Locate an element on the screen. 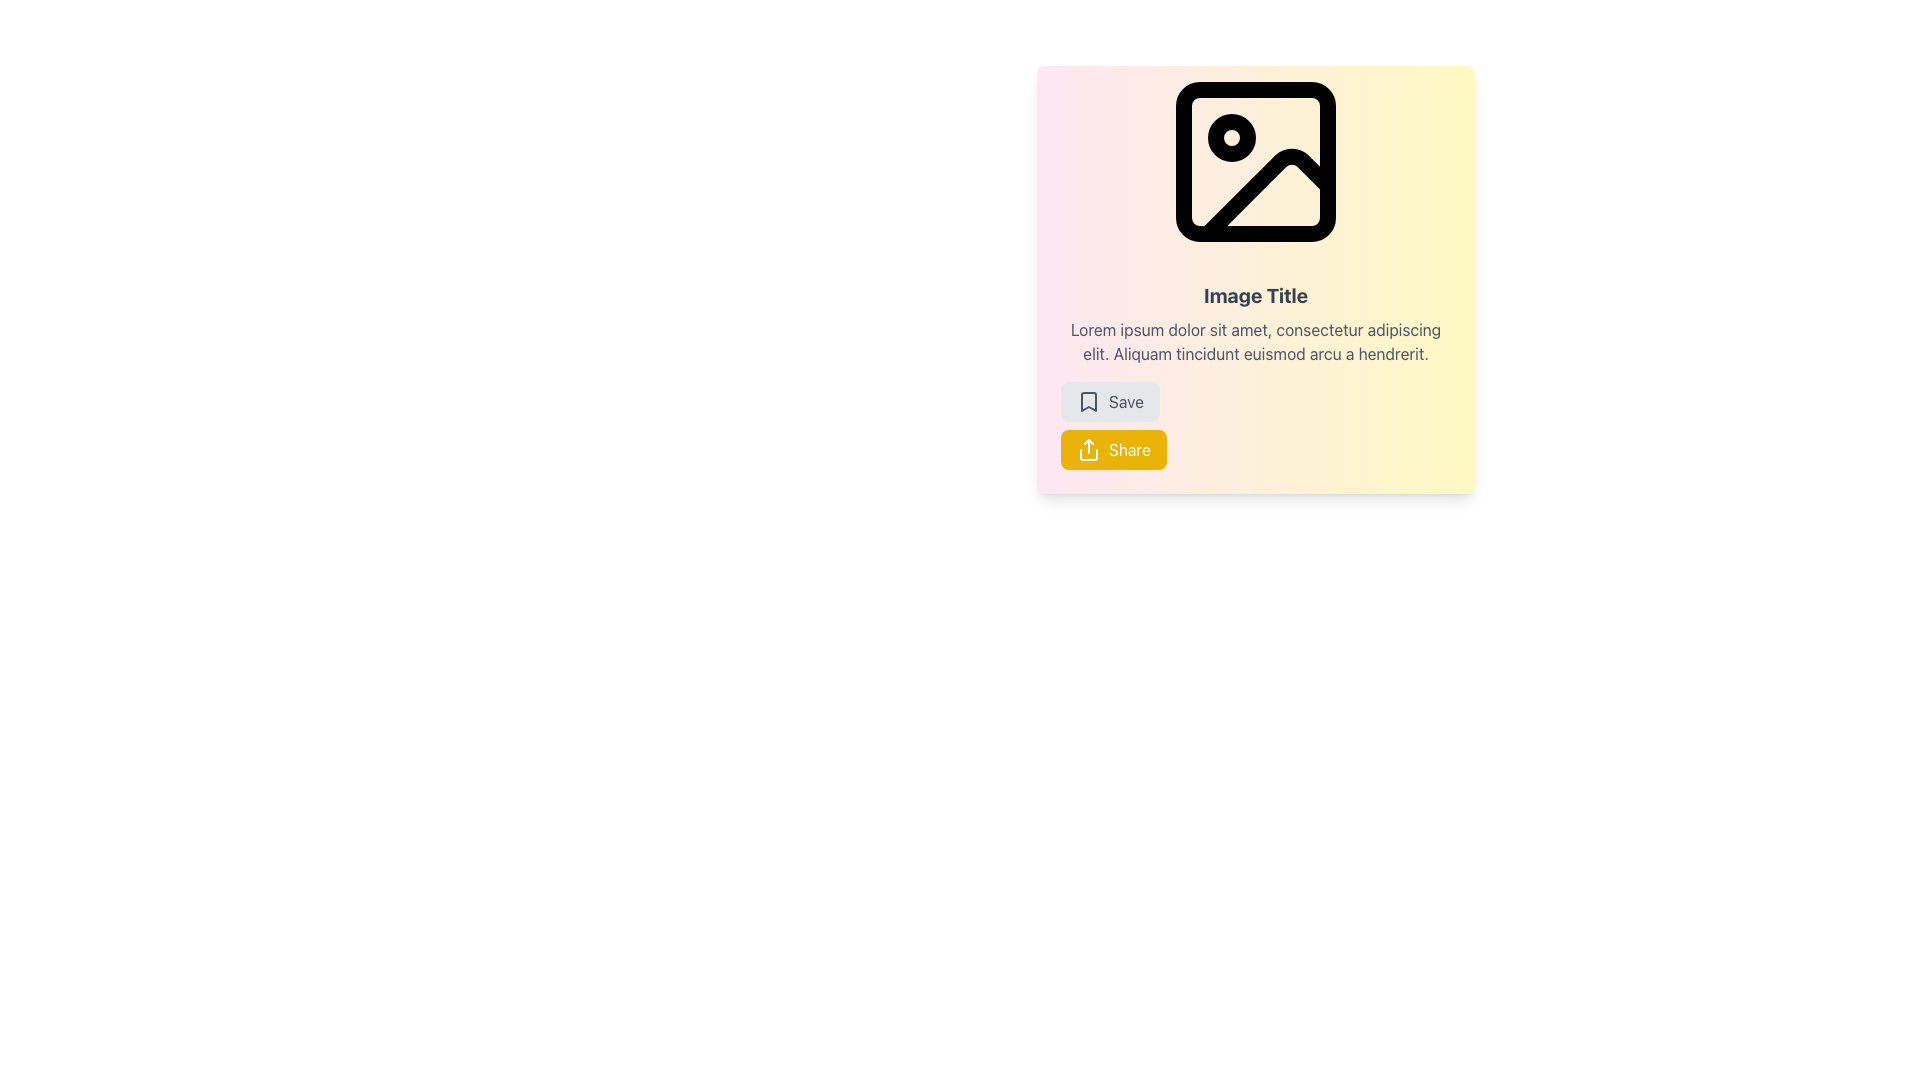  the share icon element, which is represented by an upward arrow on a yellow background, located inside the 'Share' button in the bottom-right corner of the card layout is located at coordinates (1088, 450).